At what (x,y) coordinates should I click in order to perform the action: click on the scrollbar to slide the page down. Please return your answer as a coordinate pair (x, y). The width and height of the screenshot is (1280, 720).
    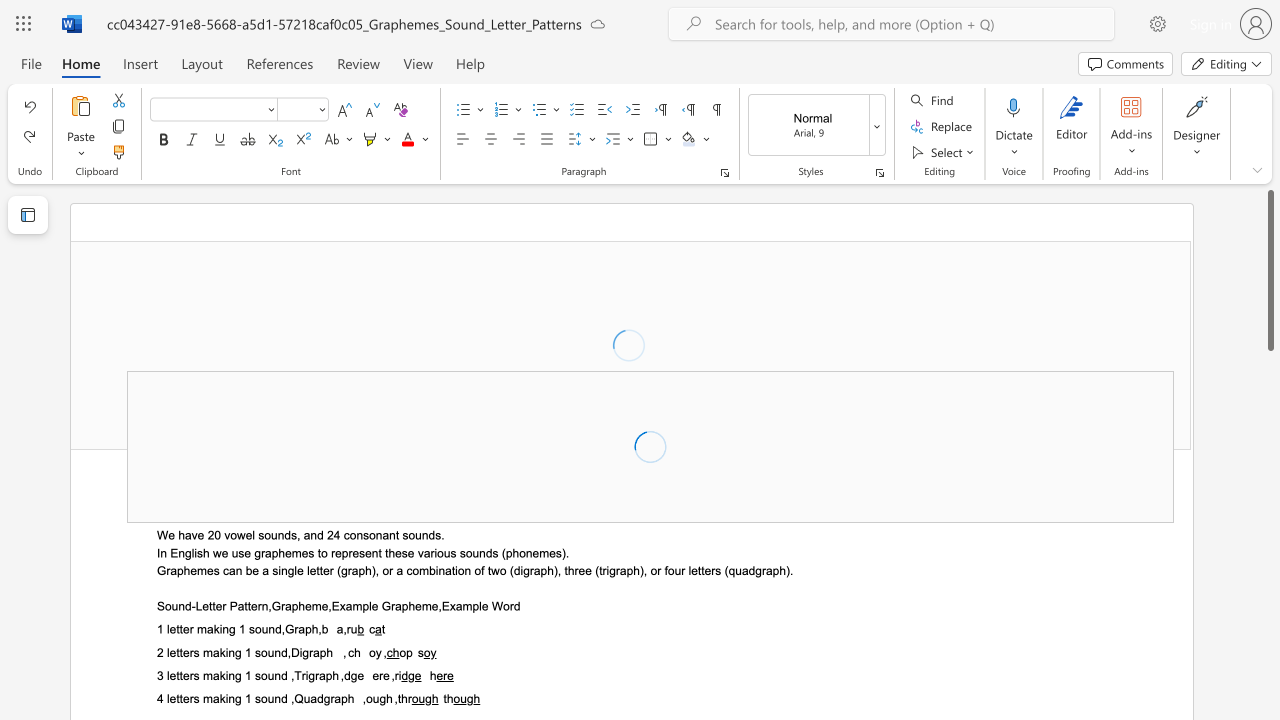
    Looking at the image, I should click on (1269, 400).